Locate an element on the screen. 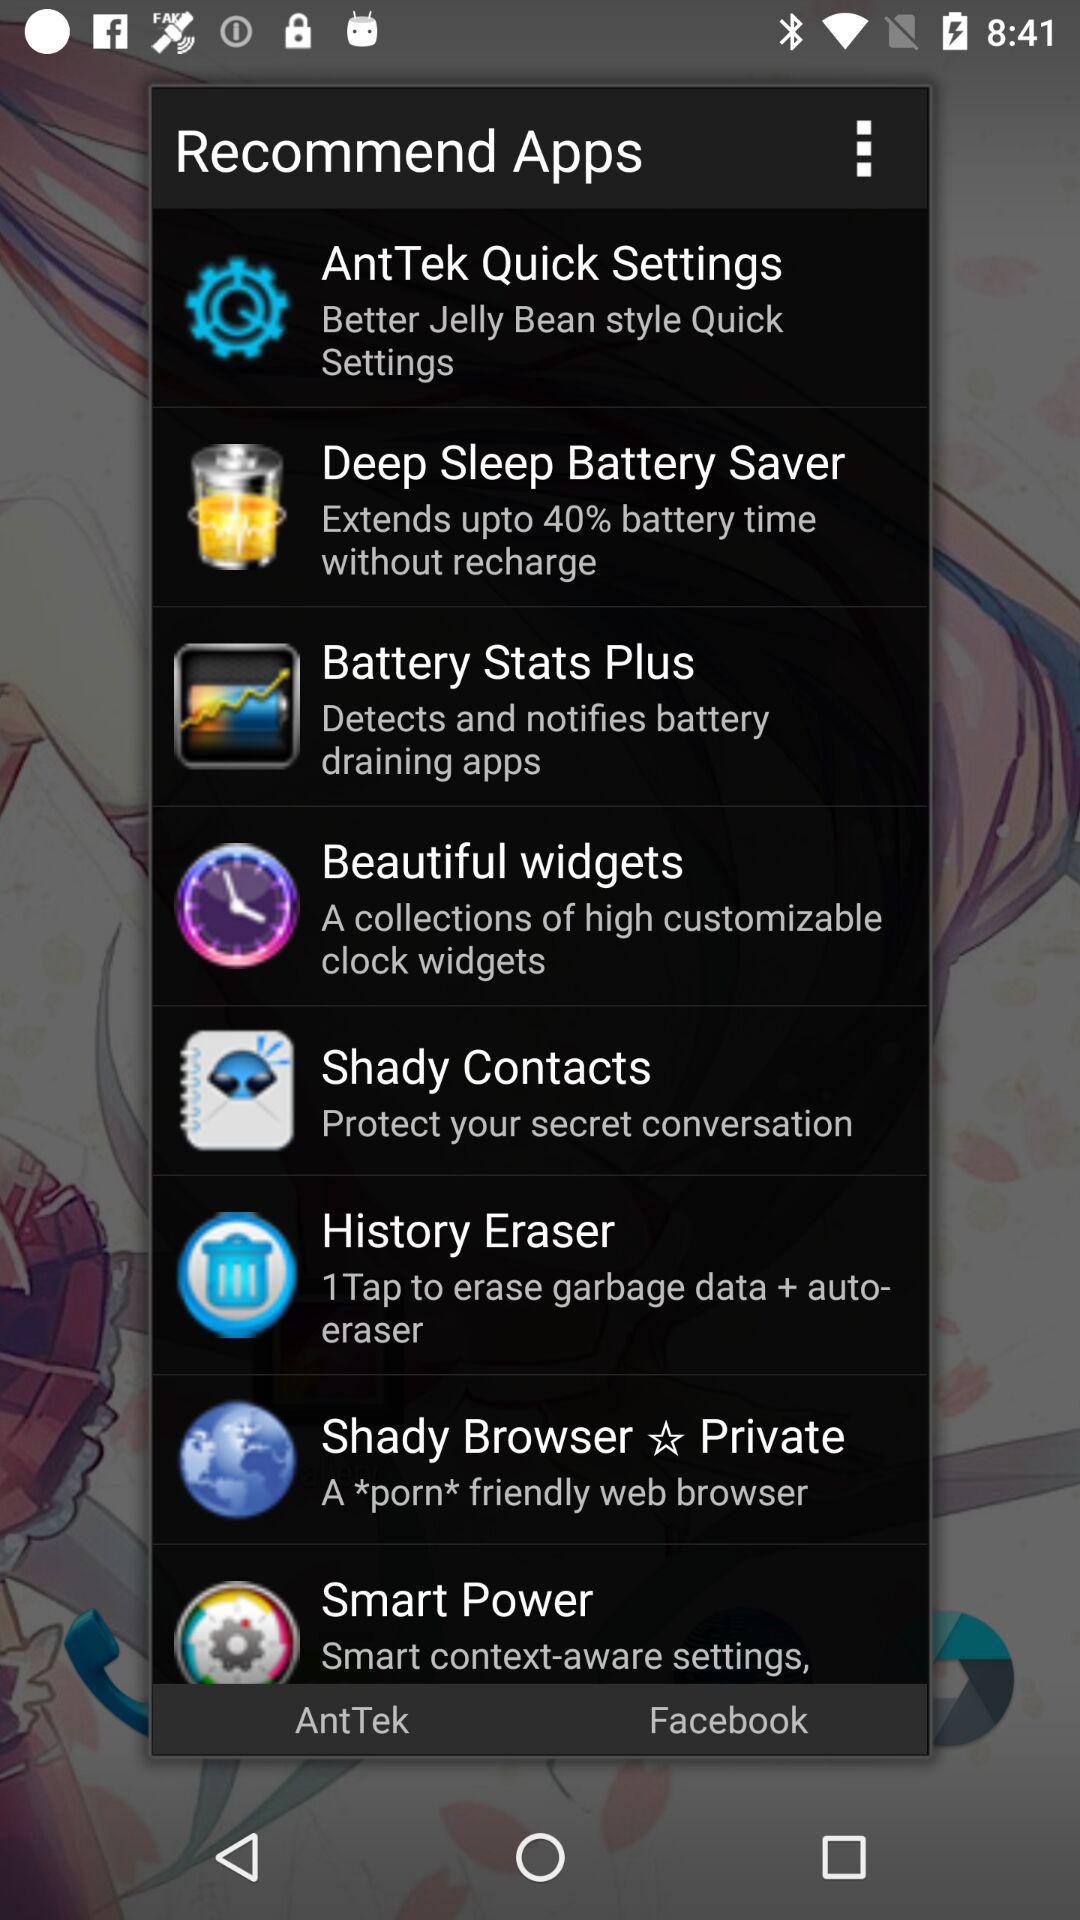  the extends upto 40 item is located at coordinates (612, 538).